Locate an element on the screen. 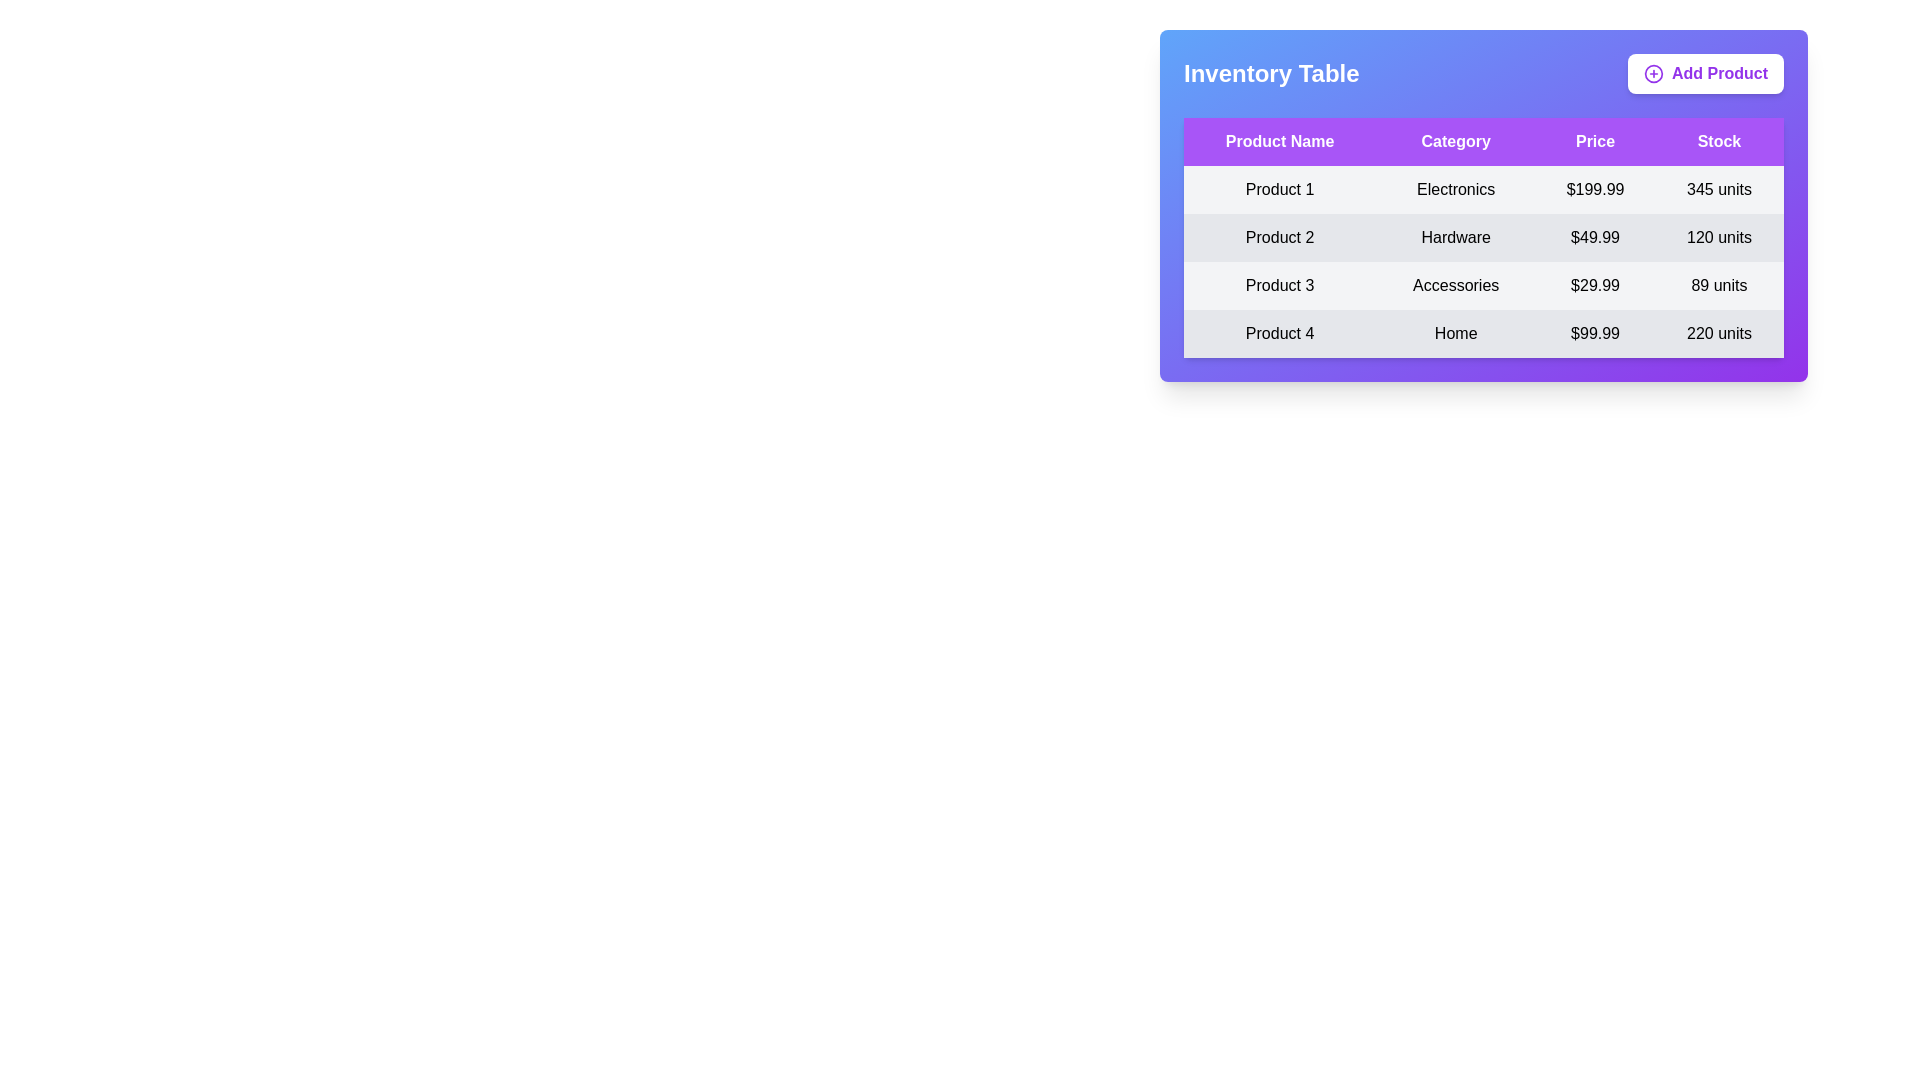 The height and width of the screenshot is (1080, 1920). the row corresponding to Product 2 is located at coordinates (1483, 237).